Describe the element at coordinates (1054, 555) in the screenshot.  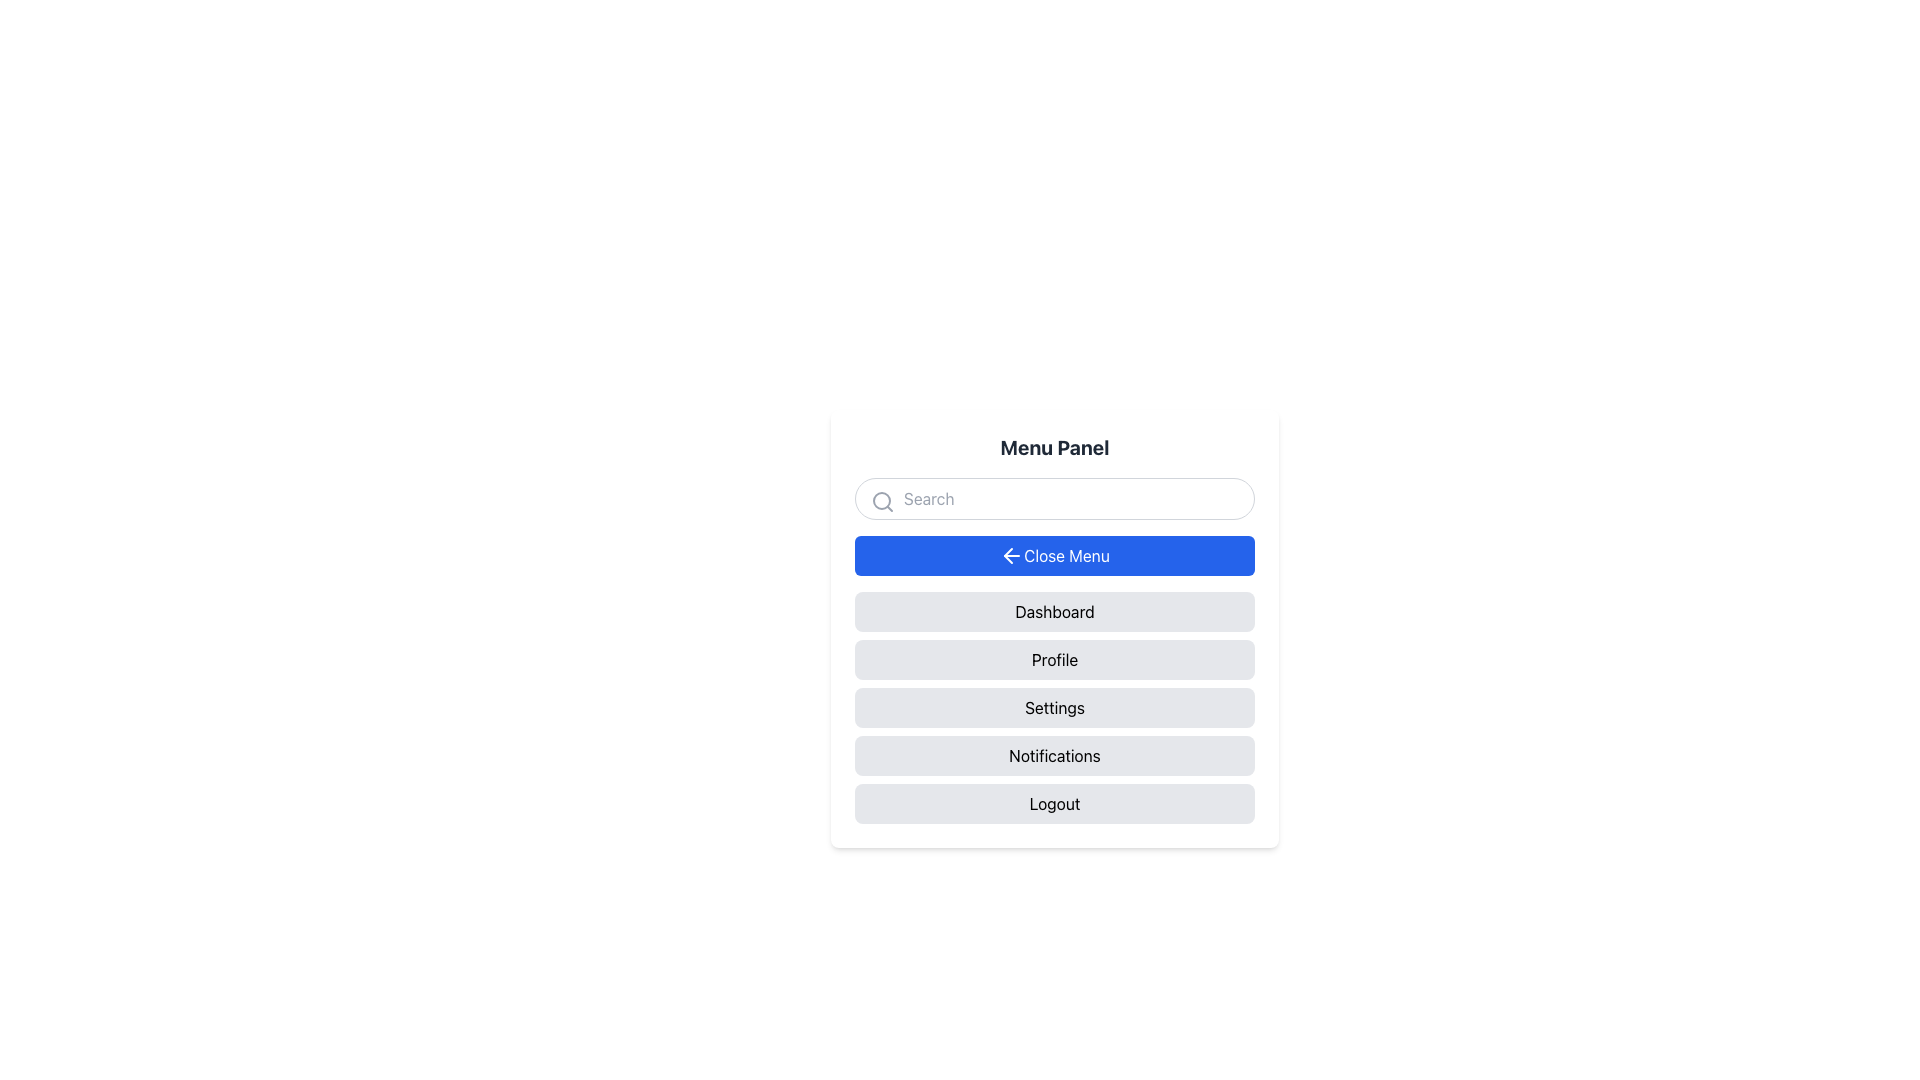
I see `the 'Close Menu' button with a blue background and white text, located below the search bar in the Menu Panel` at that location.